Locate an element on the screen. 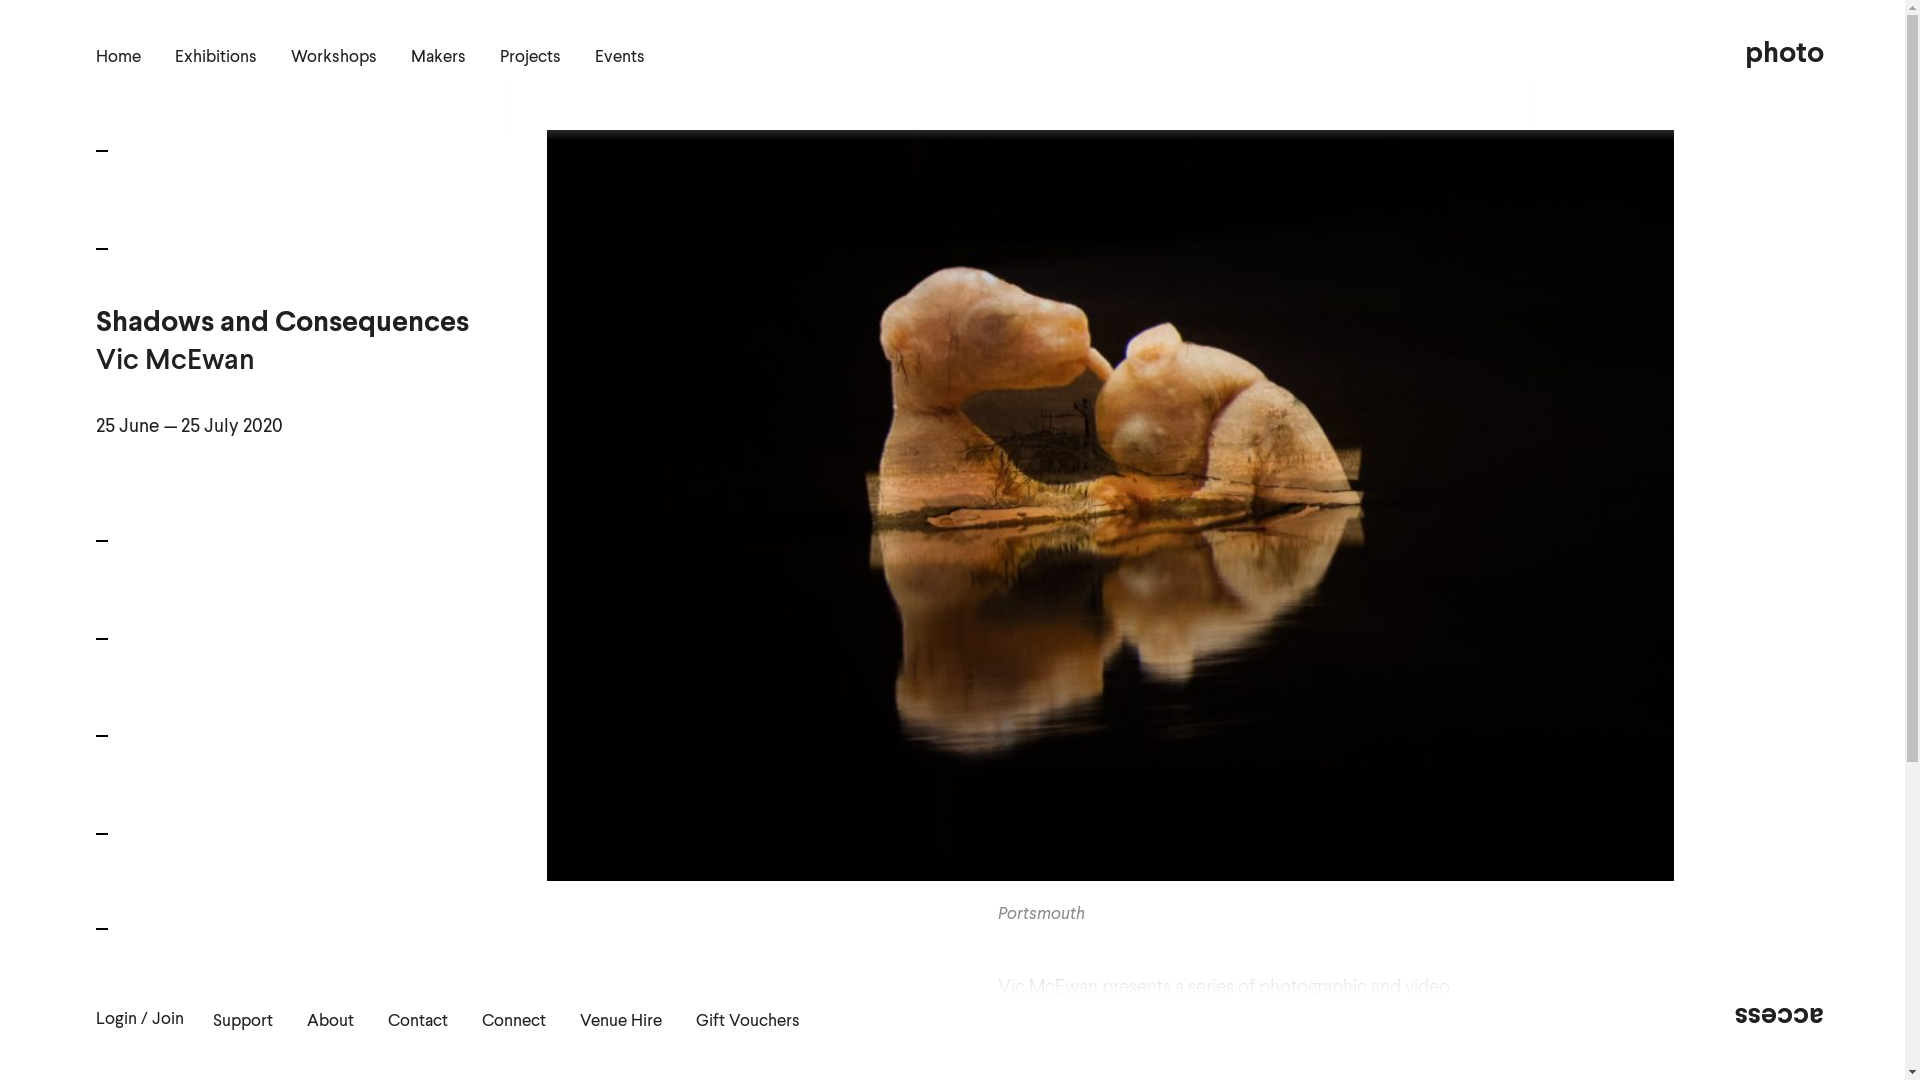 The width and height of the screenshot is (1920, 1080). 'Home' is located at coordinates (117, 56).